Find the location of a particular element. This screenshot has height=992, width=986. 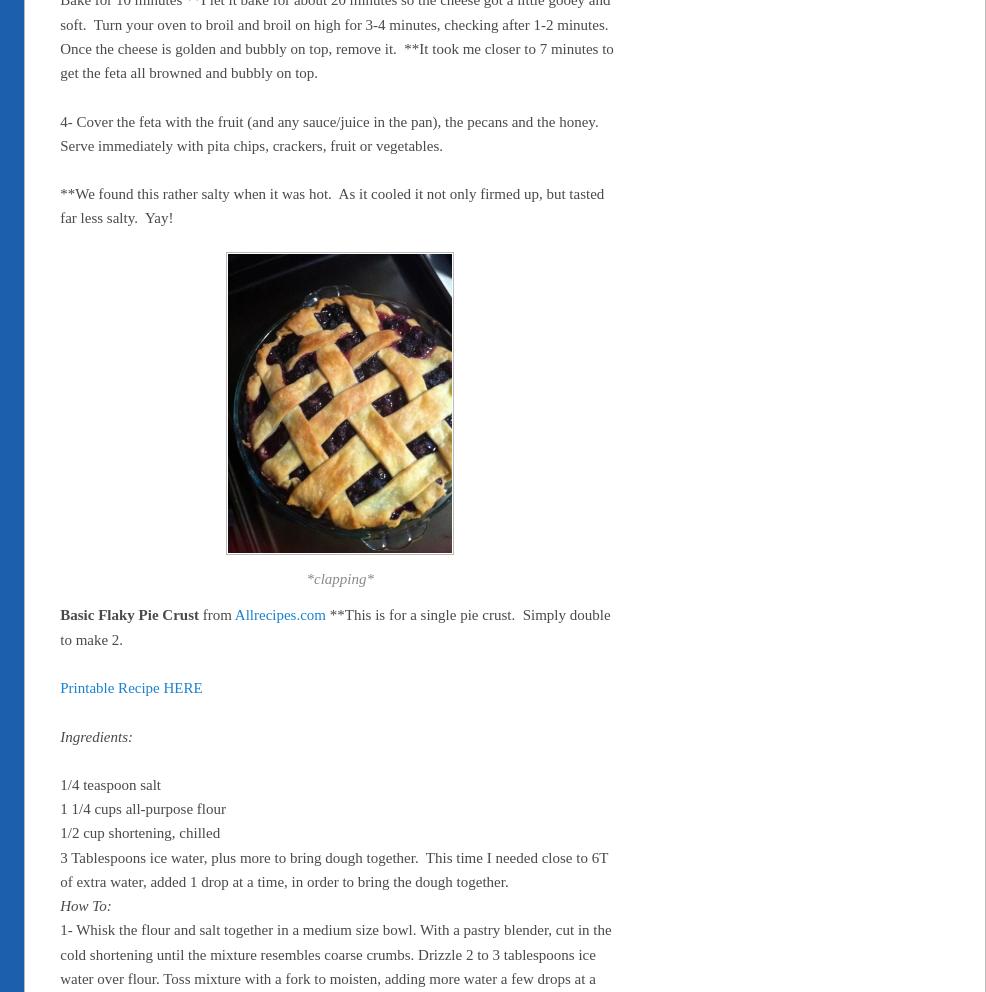

'Basic Flaky Pie Crust' is located at coordinates (59, 614).